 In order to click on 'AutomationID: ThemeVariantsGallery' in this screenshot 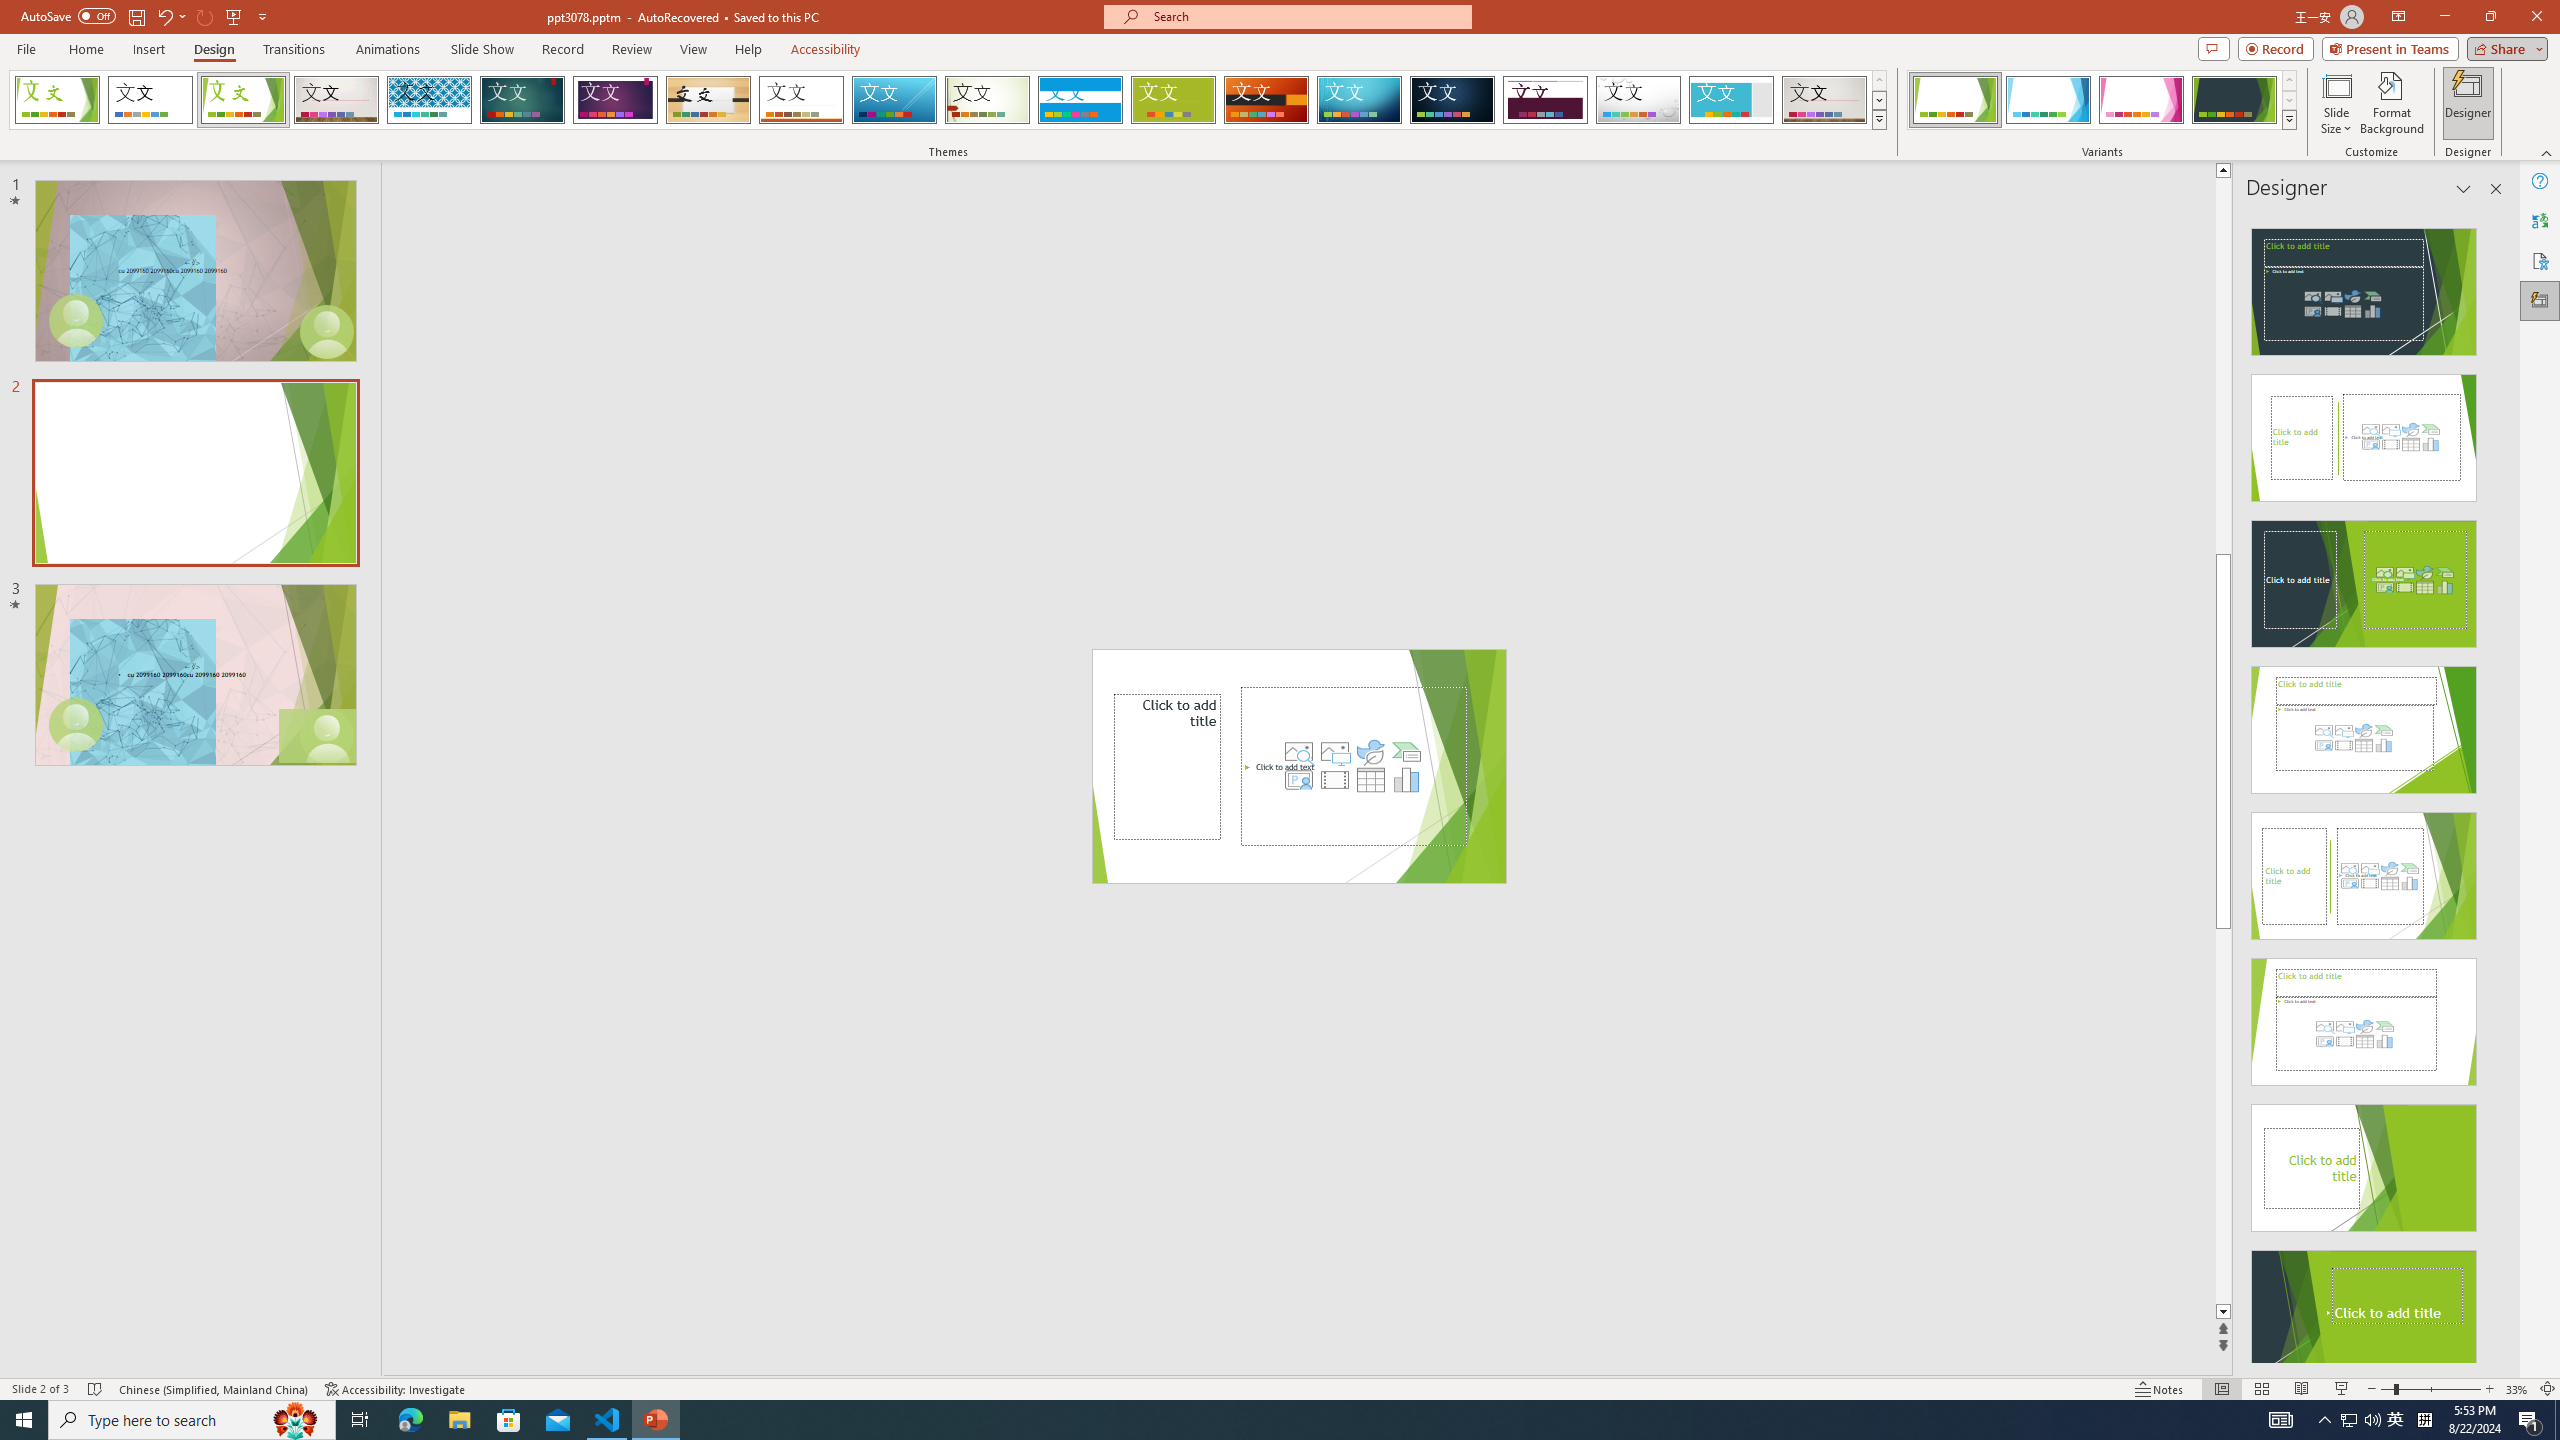, I will do `click(2103, 99)`.